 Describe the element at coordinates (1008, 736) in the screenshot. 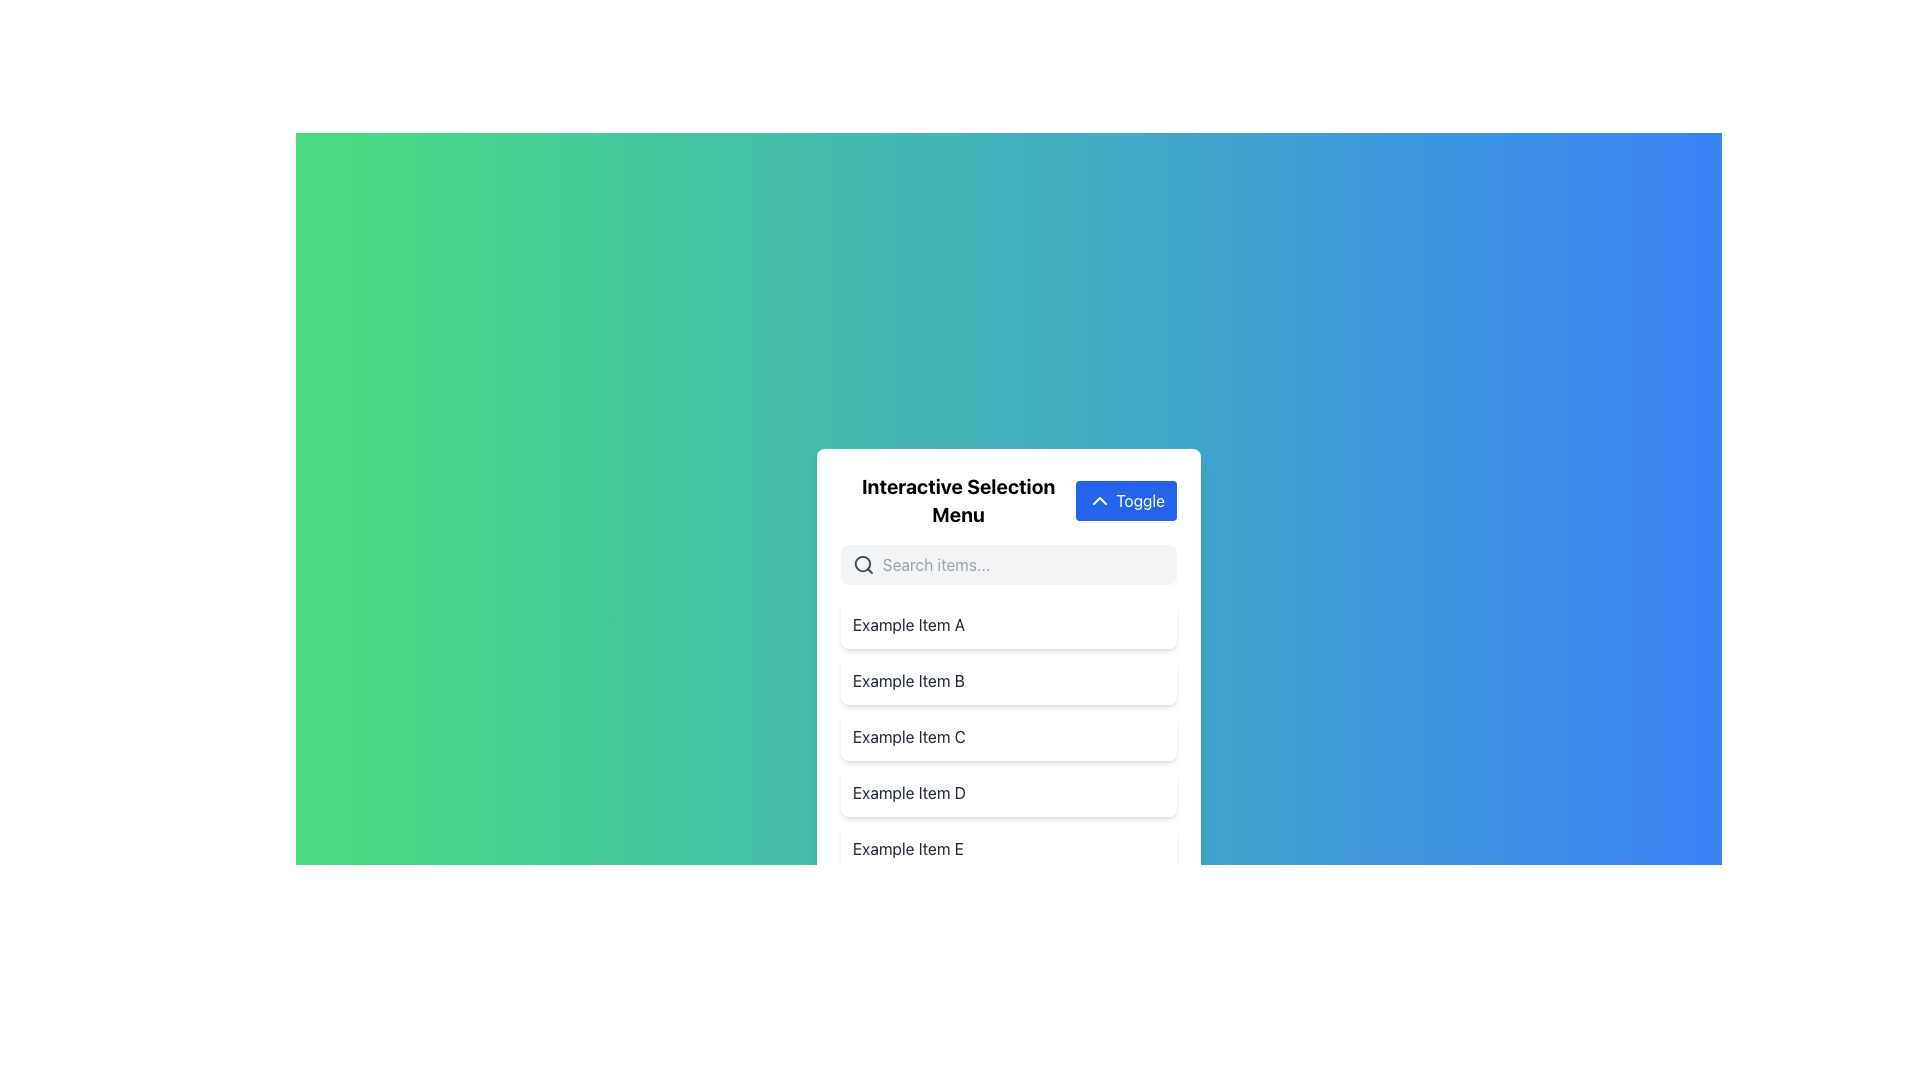

I see `keyboard navigation` at that location.